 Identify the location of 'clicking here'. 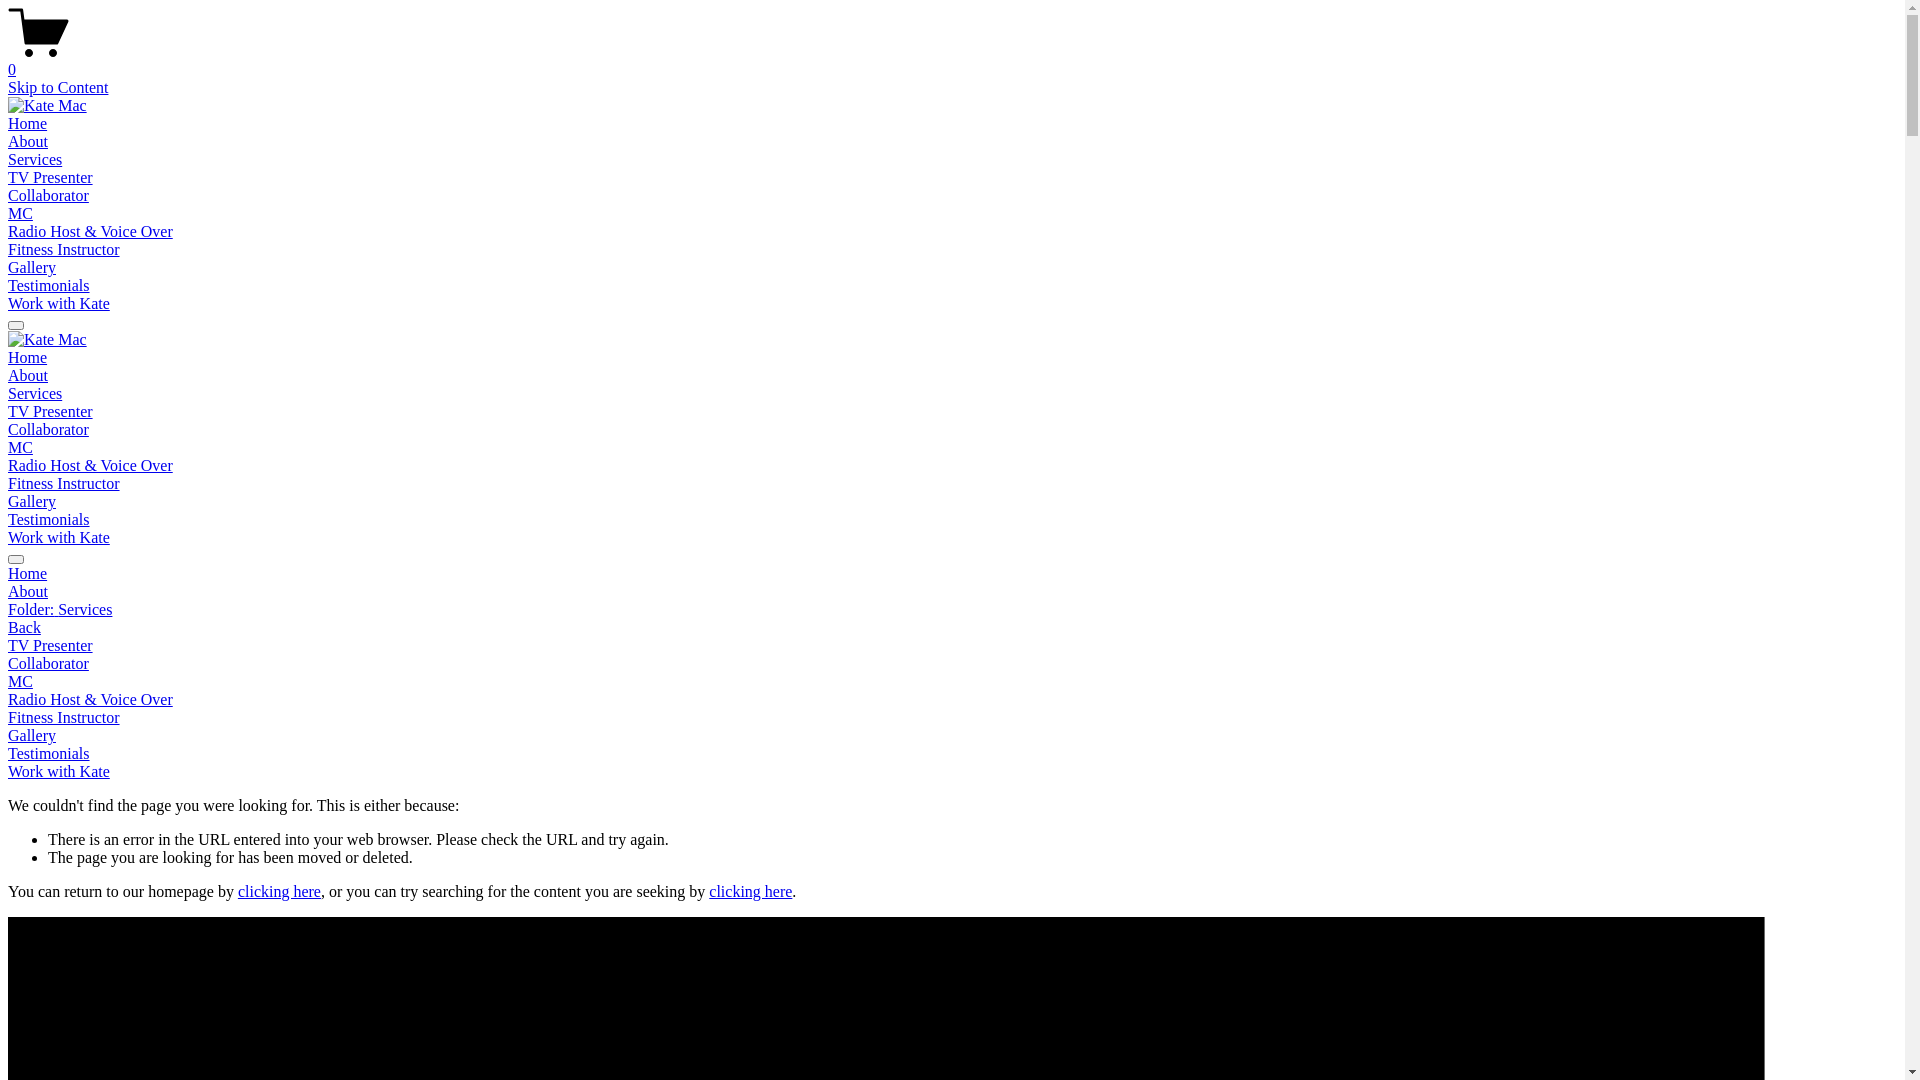
(709, 890).